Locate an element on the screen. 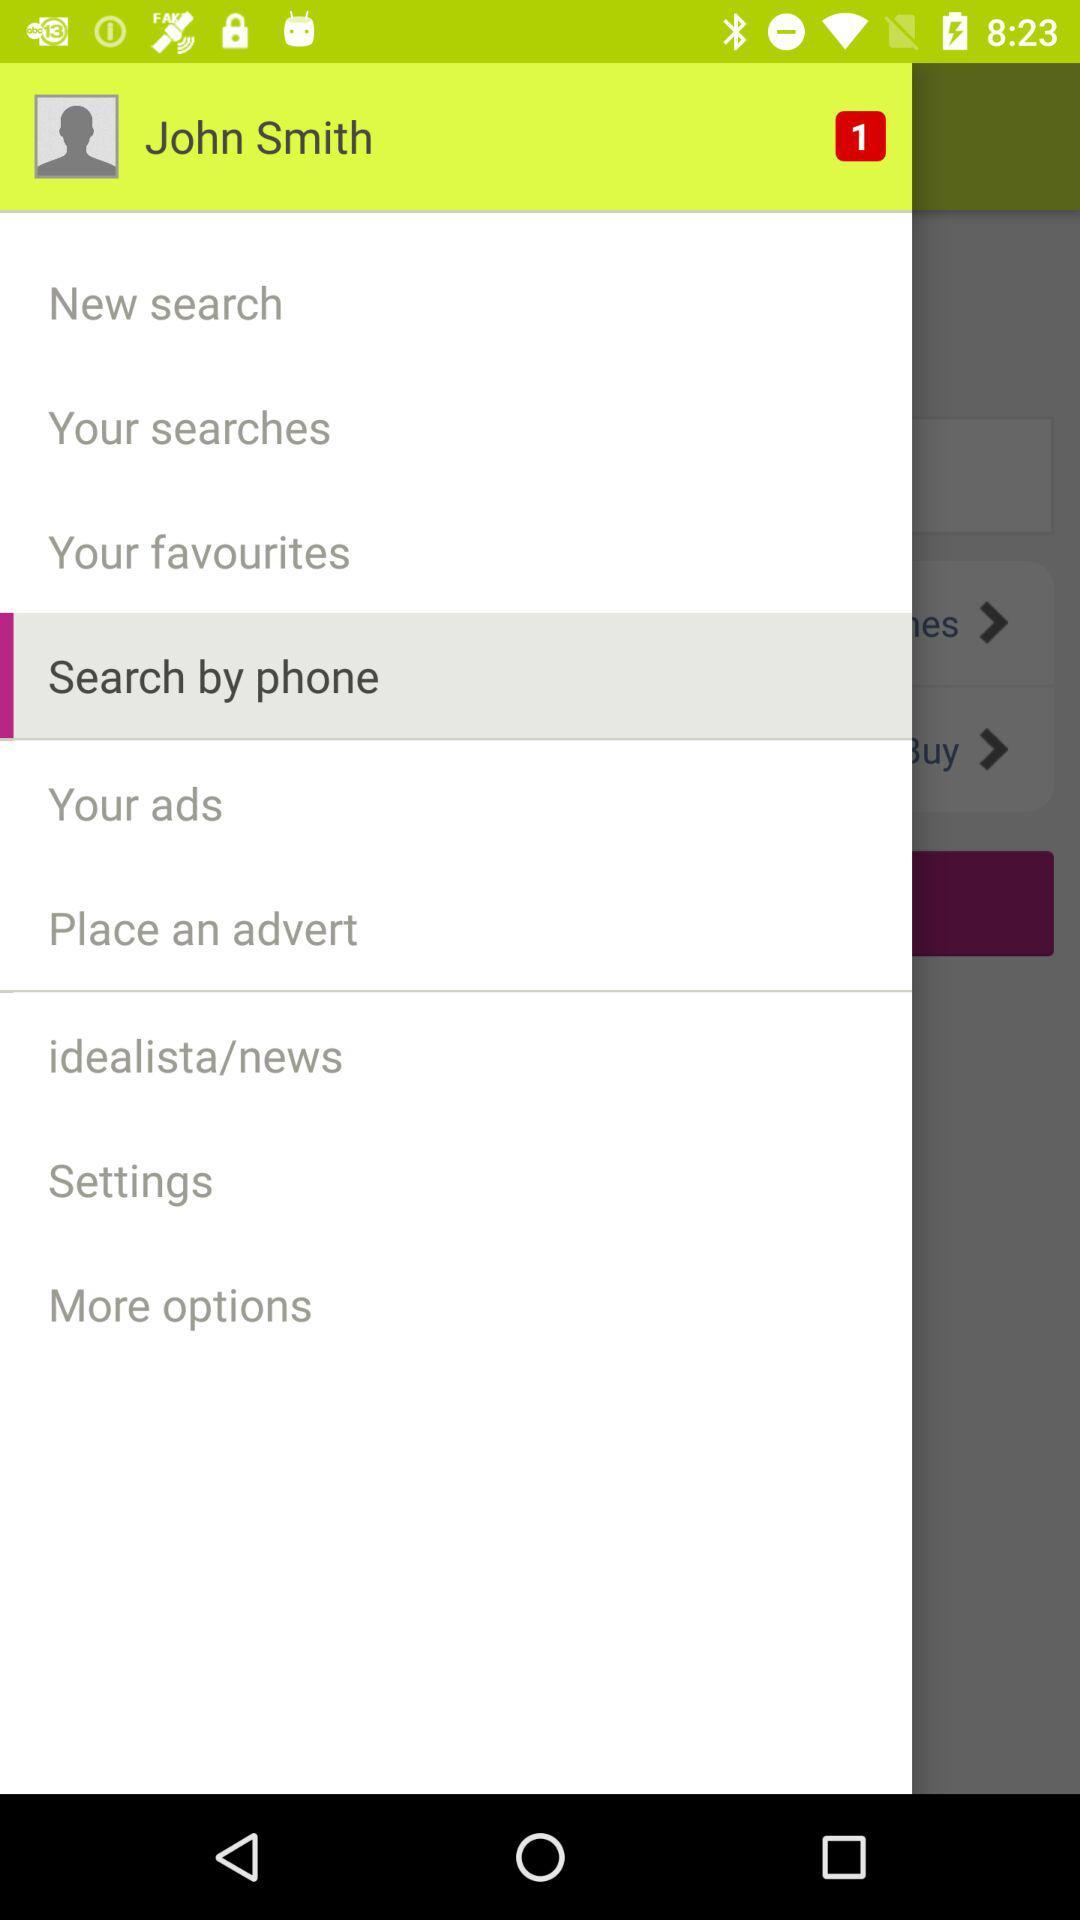 The width and height of the screenshot is (1080, 1920). the text below your ads is located at coordinates (540, 902).